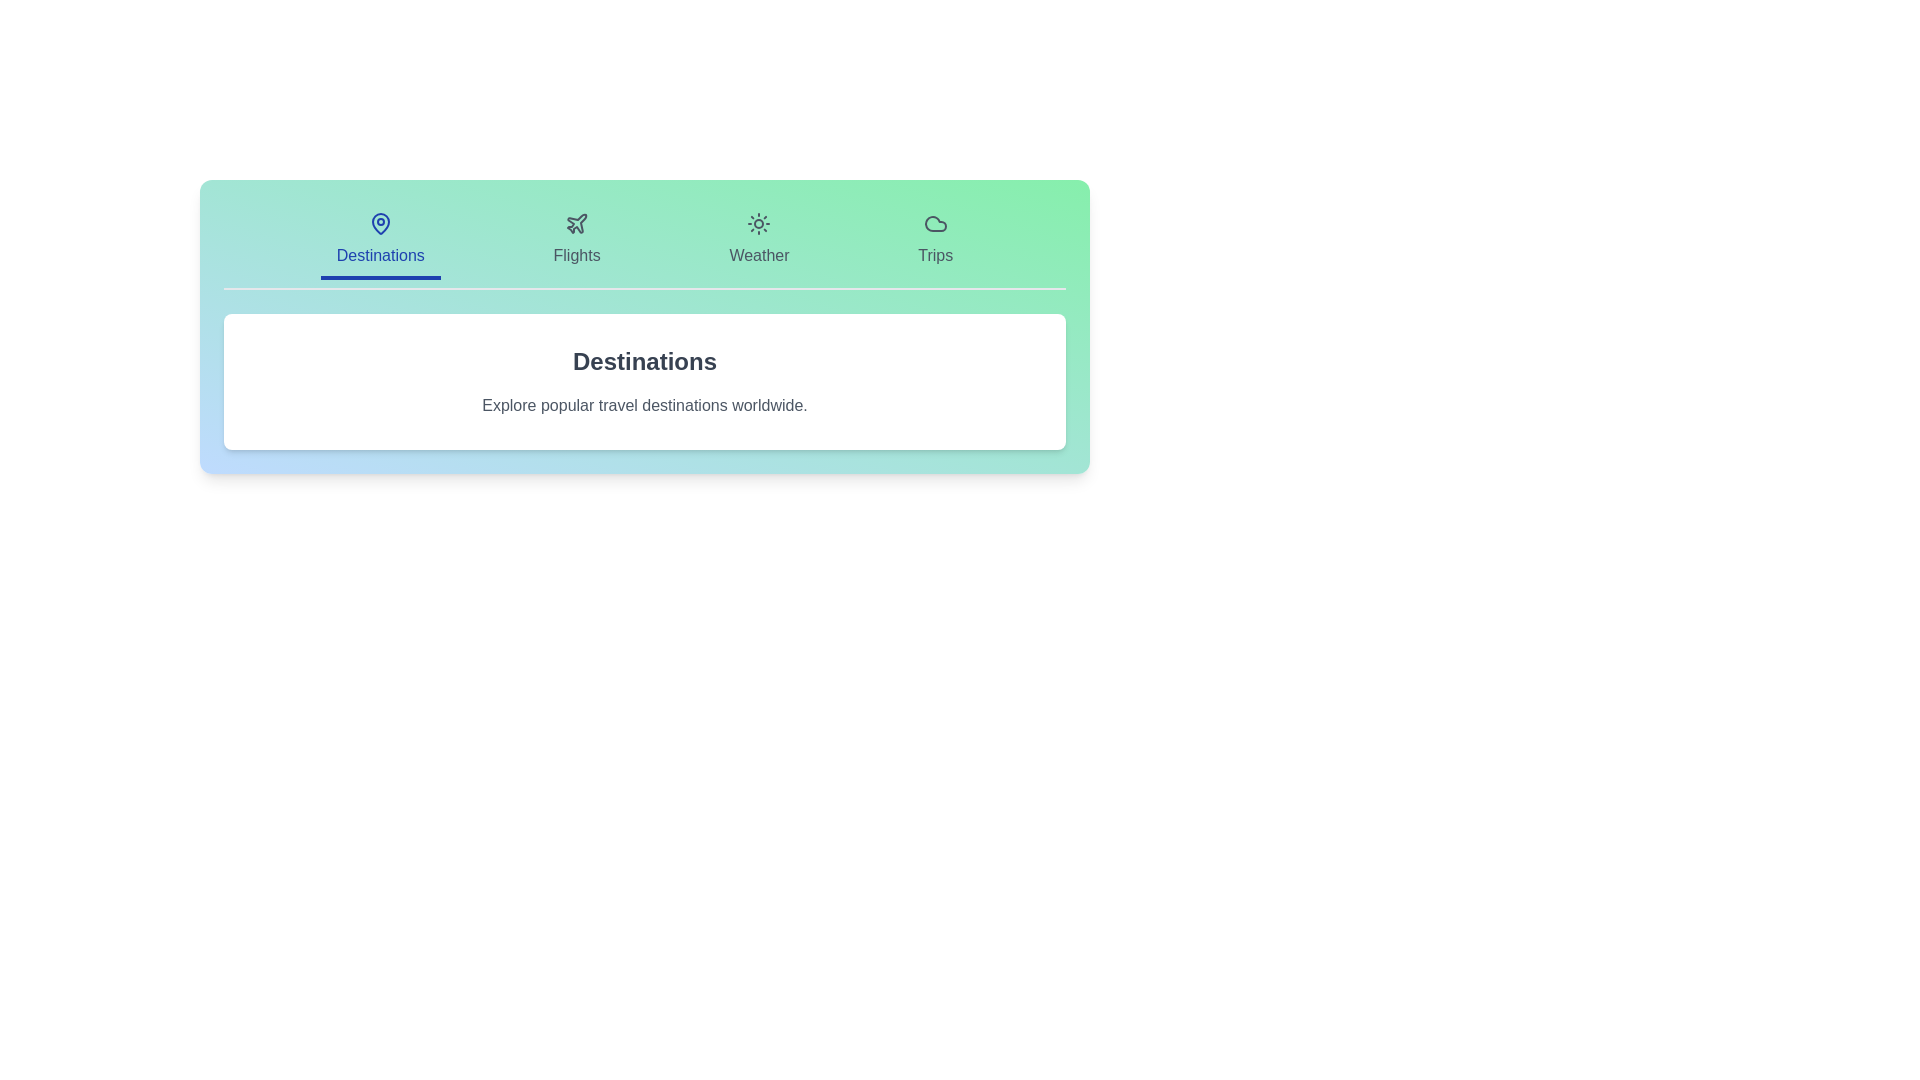 This screenshot has height=1080, width=1920. I want to click on the tab labeled Weather, so click(758, 241).